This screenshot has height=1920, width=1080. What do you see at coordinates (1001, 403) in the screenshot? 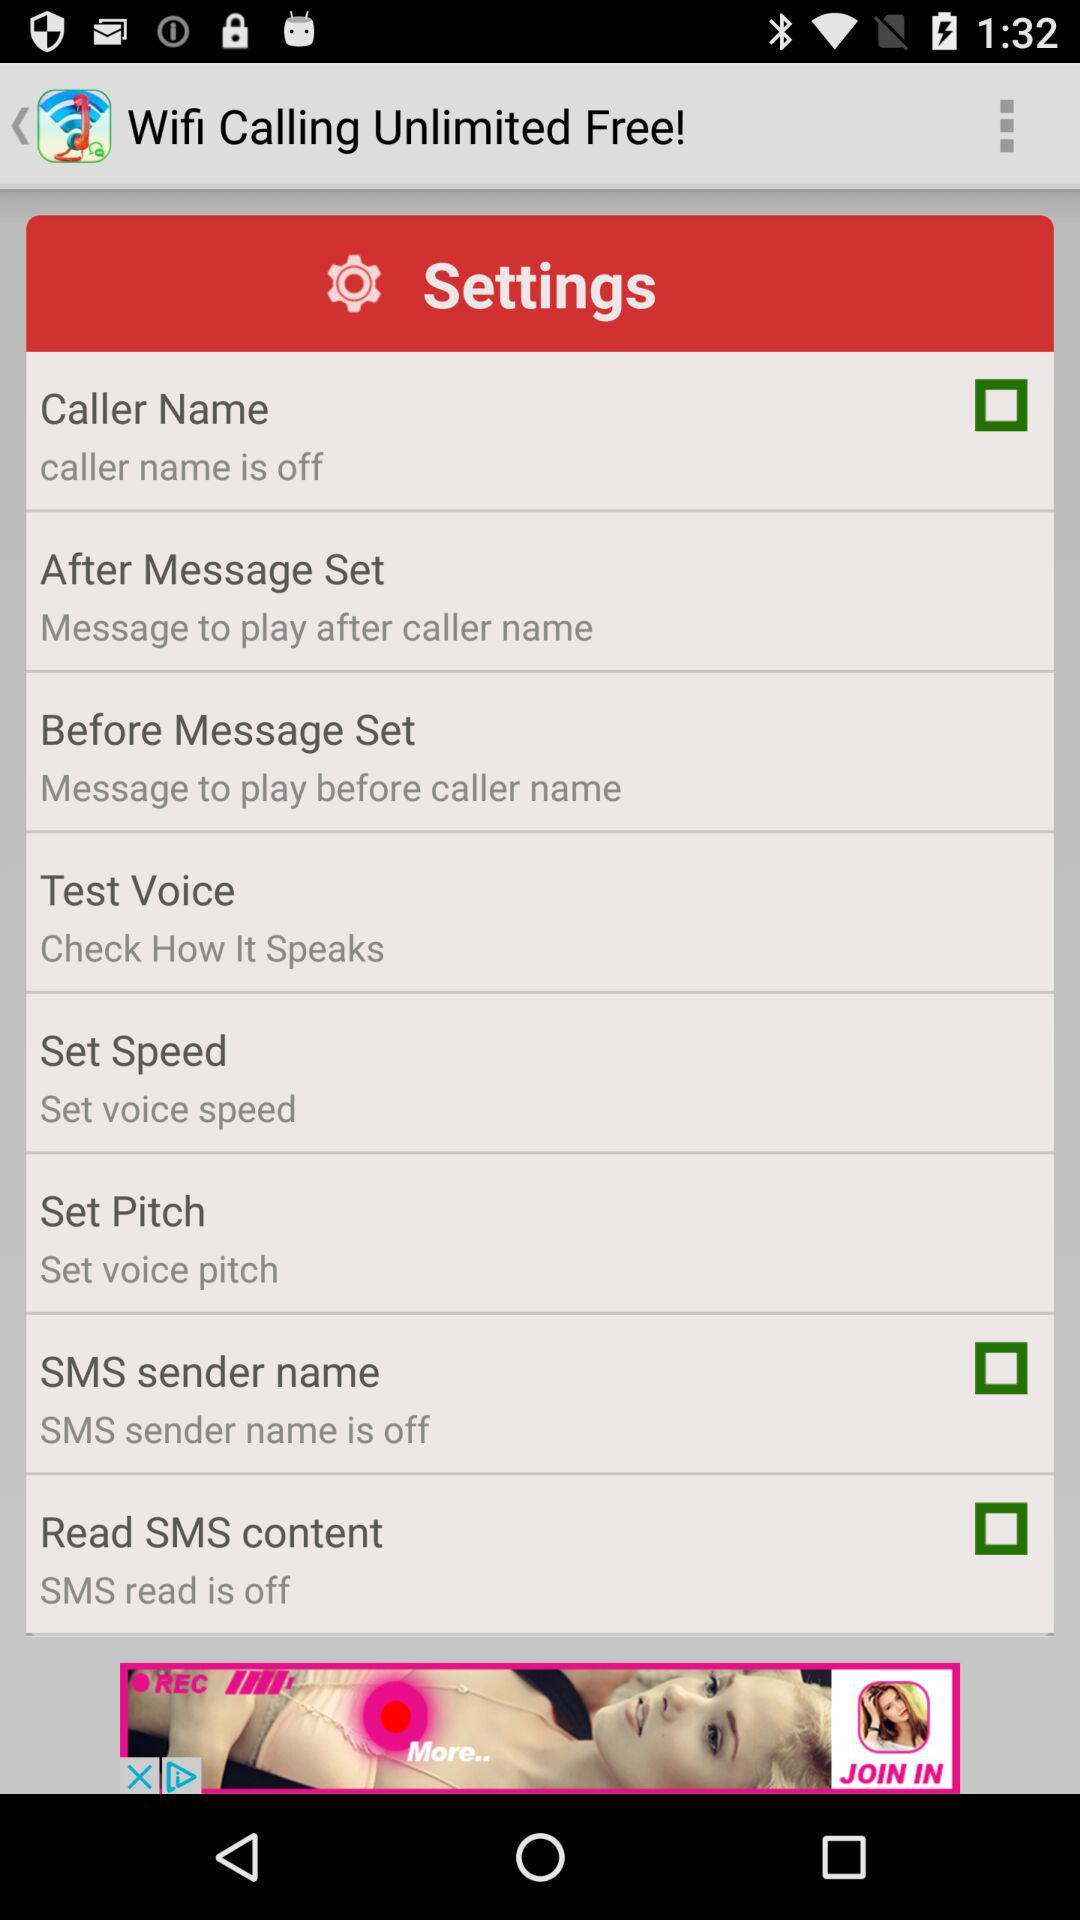
I see `tick` at bounding box center [1001, 403].